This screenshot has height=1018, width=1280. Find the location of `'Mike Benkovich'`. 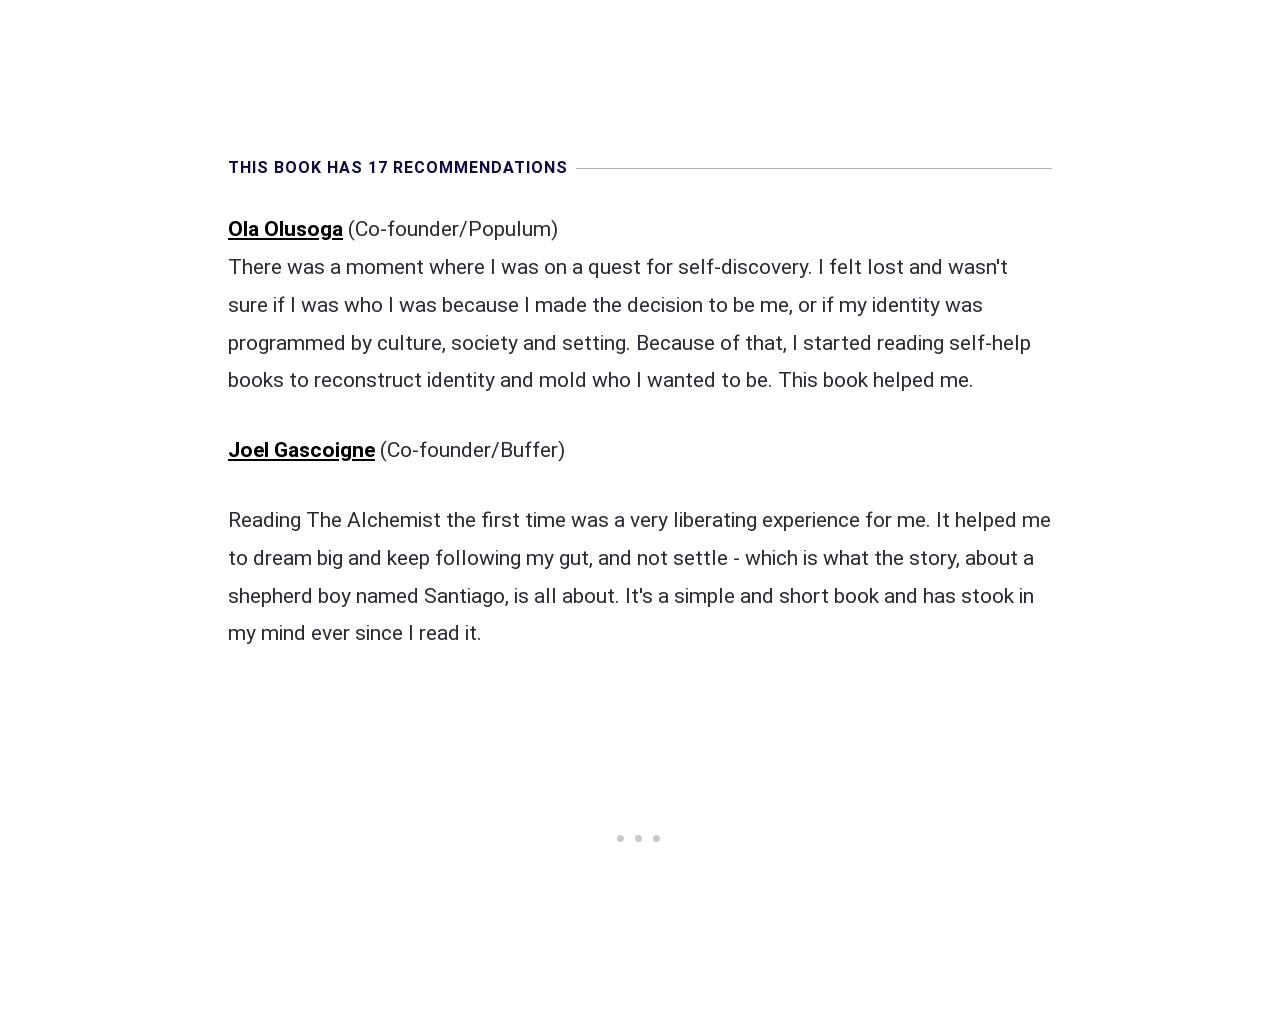

'Mike Benkovich' is located at coordinates (227, 862).